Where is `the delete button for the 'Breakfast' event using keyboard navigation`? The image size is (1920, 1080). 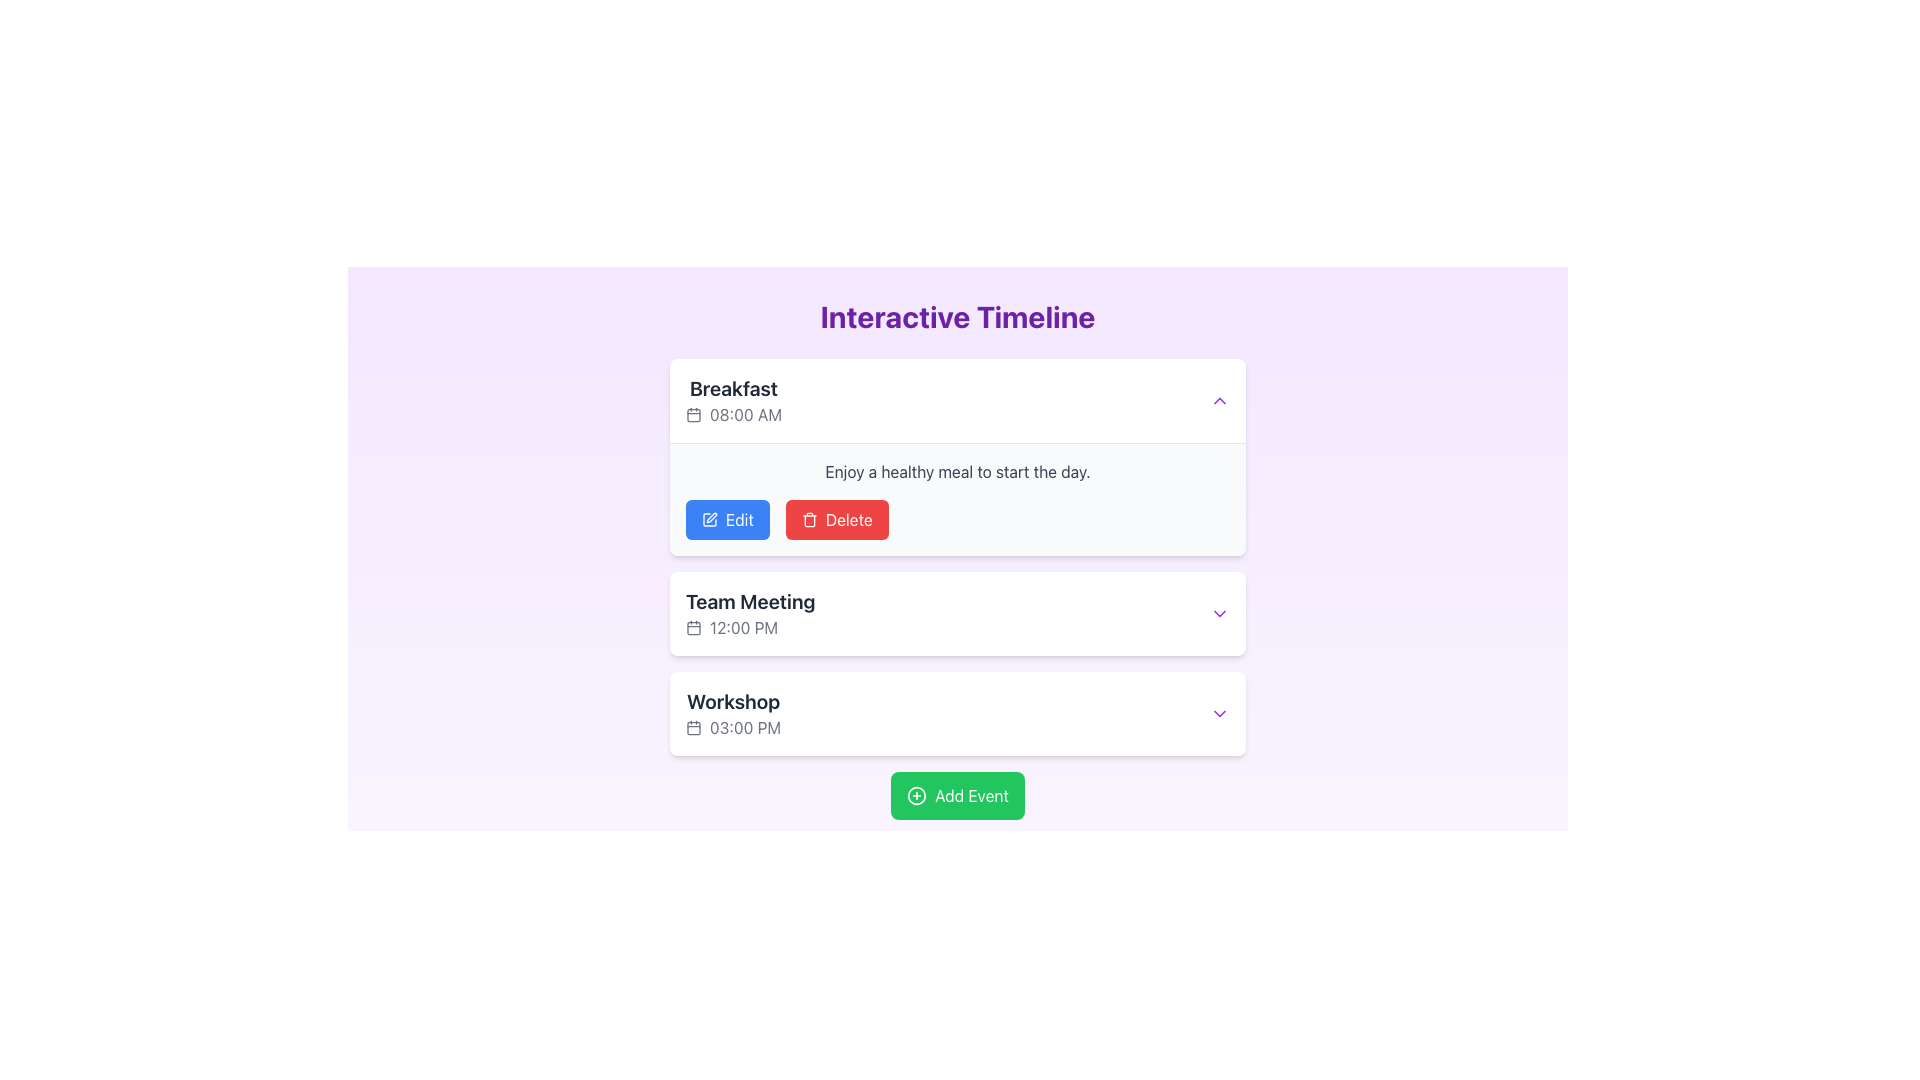
the delete button for the 'Breakfast' event using keyboard navigation is located at coordinates (837, 519).